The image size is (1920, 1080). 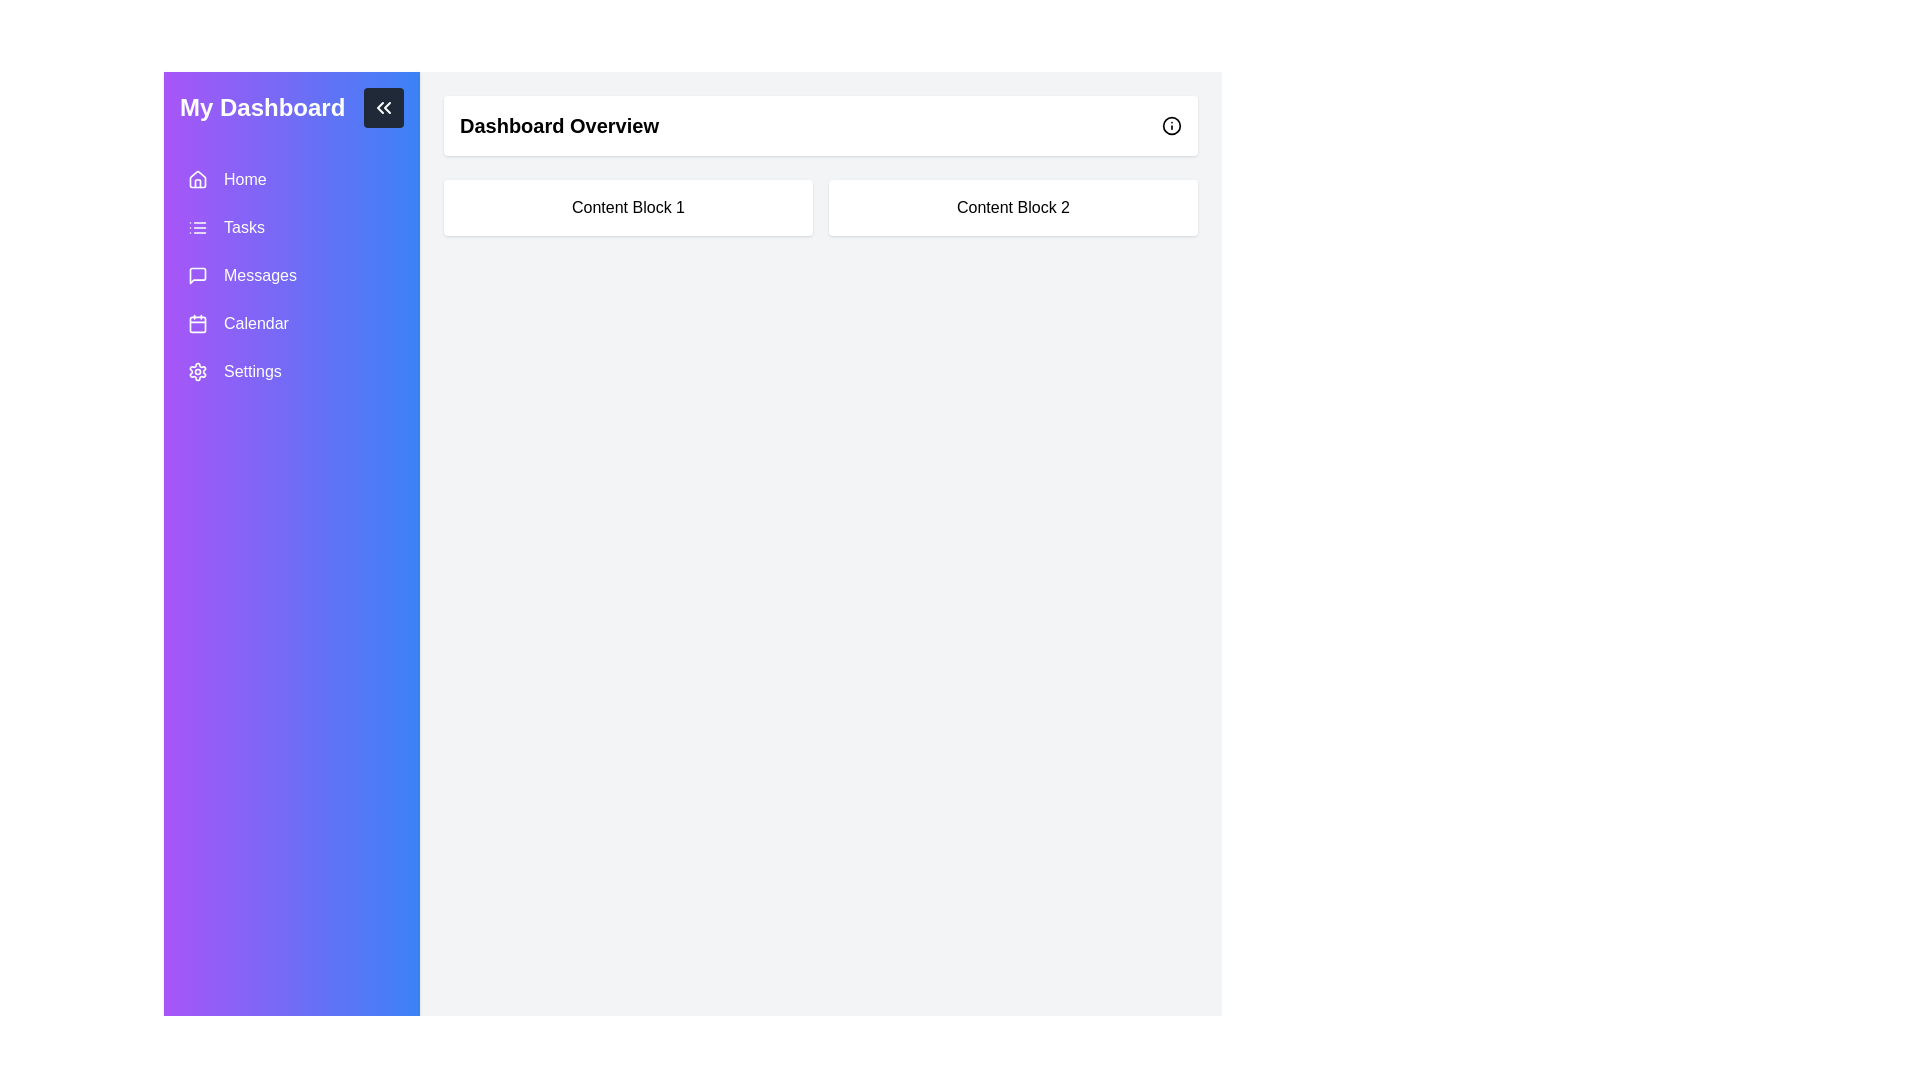 What do you see at coordinates (255, 323) in the screenshot?
I see `'Calendar' text label, which is the fourth item in the vertical menu on the left, positioned to the right of the calendar icon` at bounding box center [255, 323].